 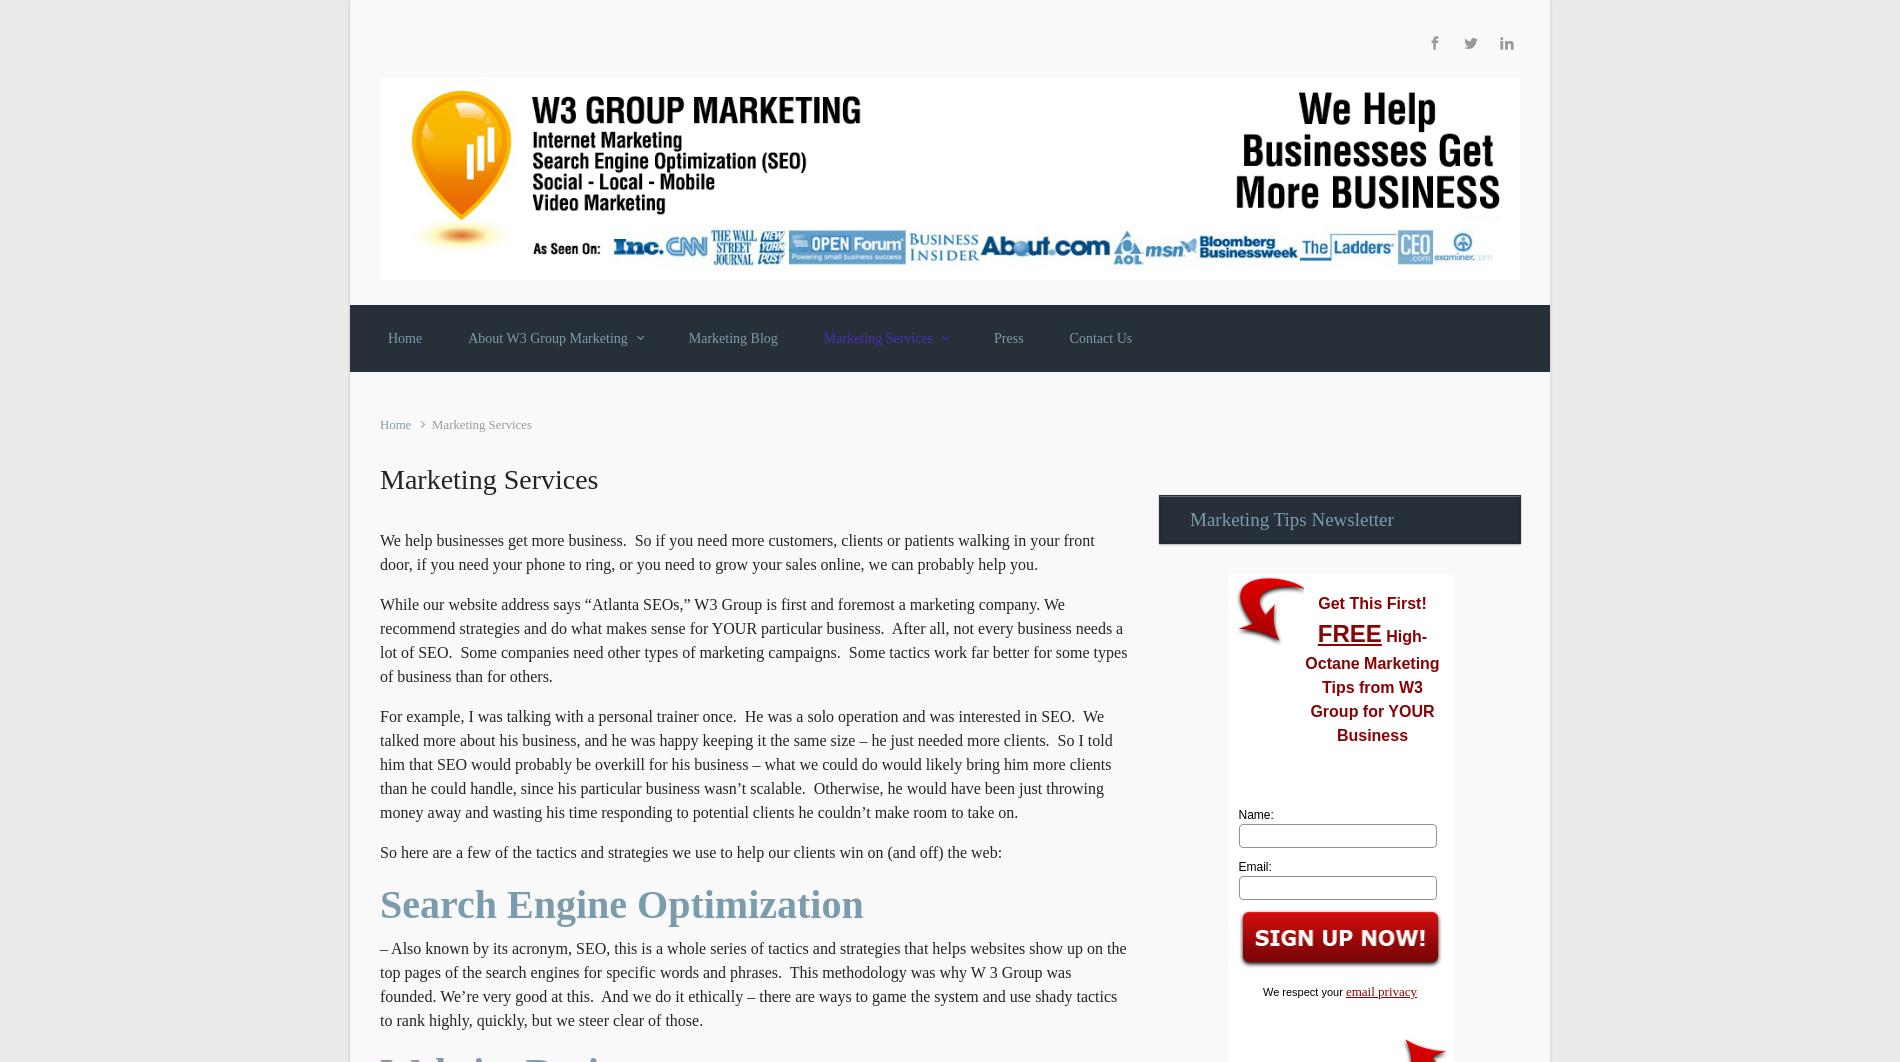 I want to click on 'Contact Us', so click(x=1100, y=336).